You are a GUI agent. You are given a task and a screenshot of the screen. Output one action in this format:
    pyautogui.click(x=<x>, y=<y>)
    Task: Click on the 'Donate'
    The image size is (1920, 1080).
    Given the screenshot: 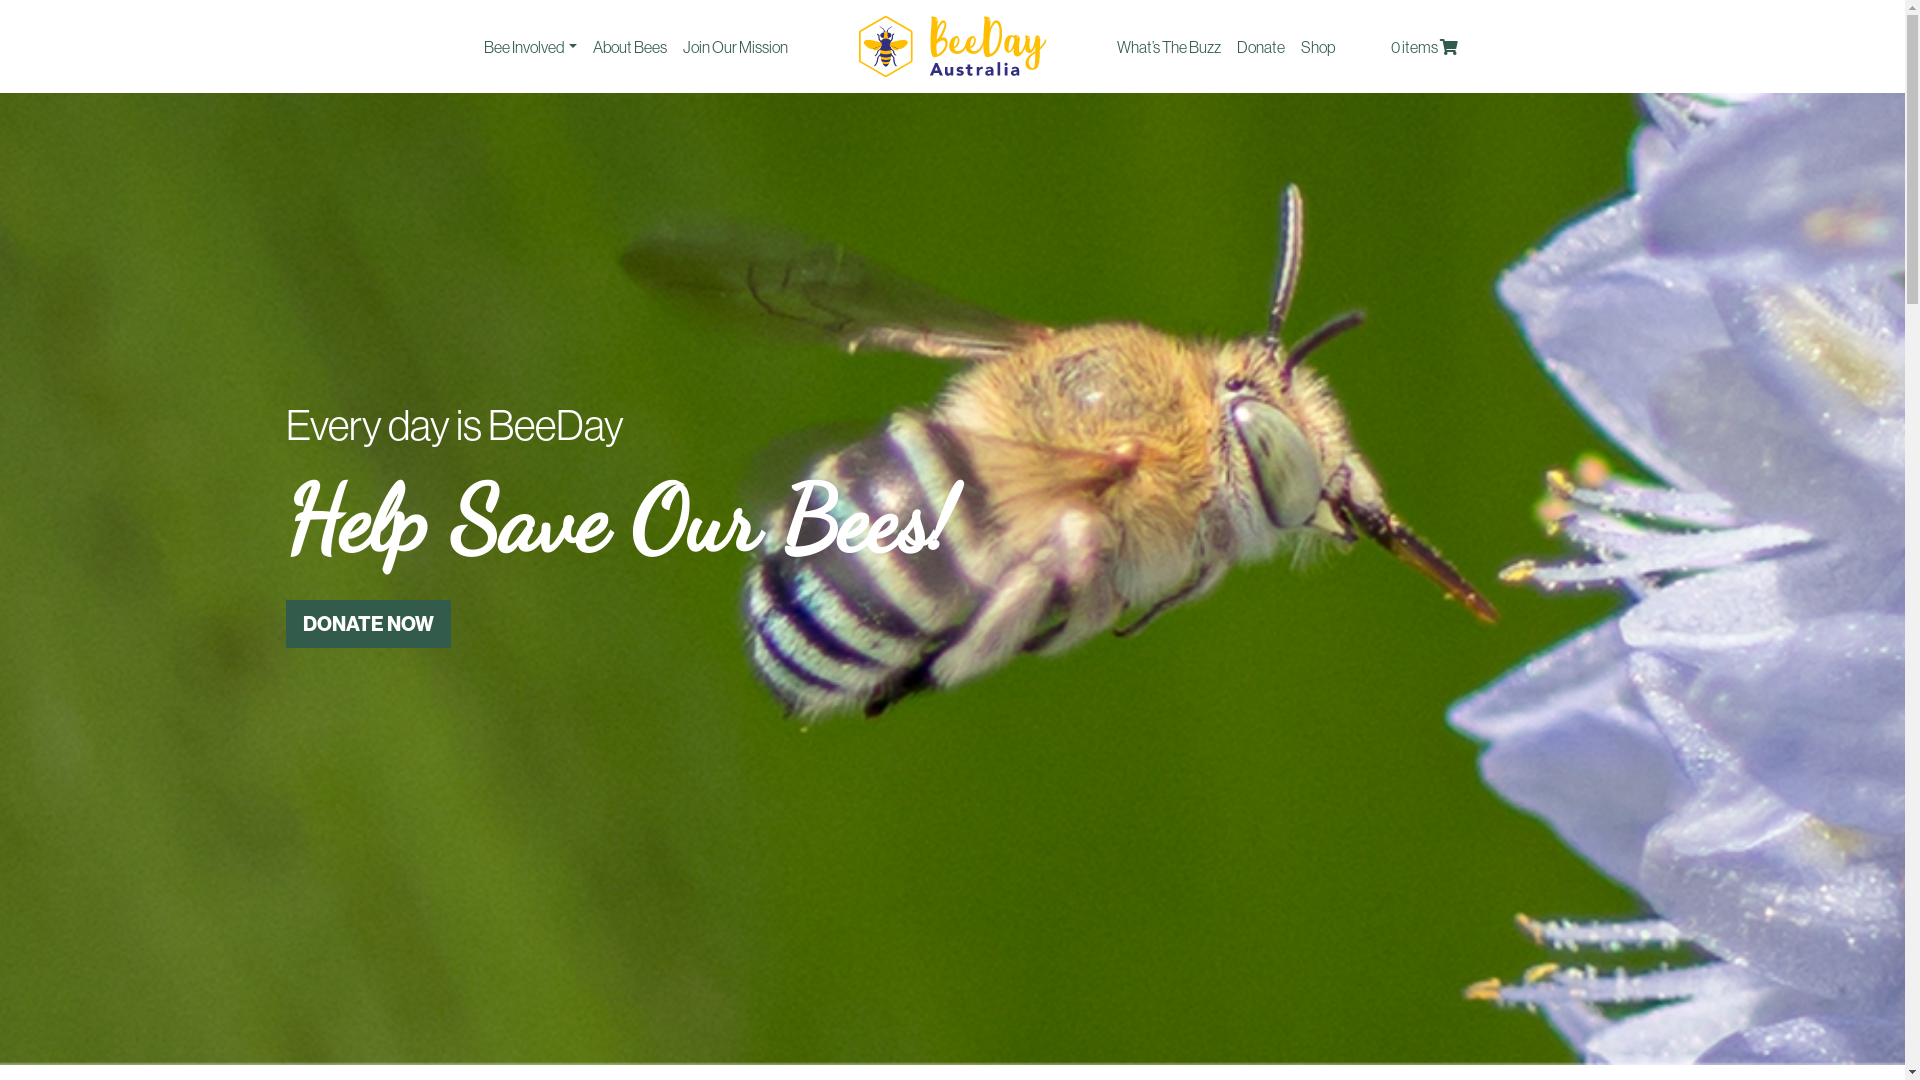 What is the action you would take?
    pyautogui.click(x=1260, y=45)
    